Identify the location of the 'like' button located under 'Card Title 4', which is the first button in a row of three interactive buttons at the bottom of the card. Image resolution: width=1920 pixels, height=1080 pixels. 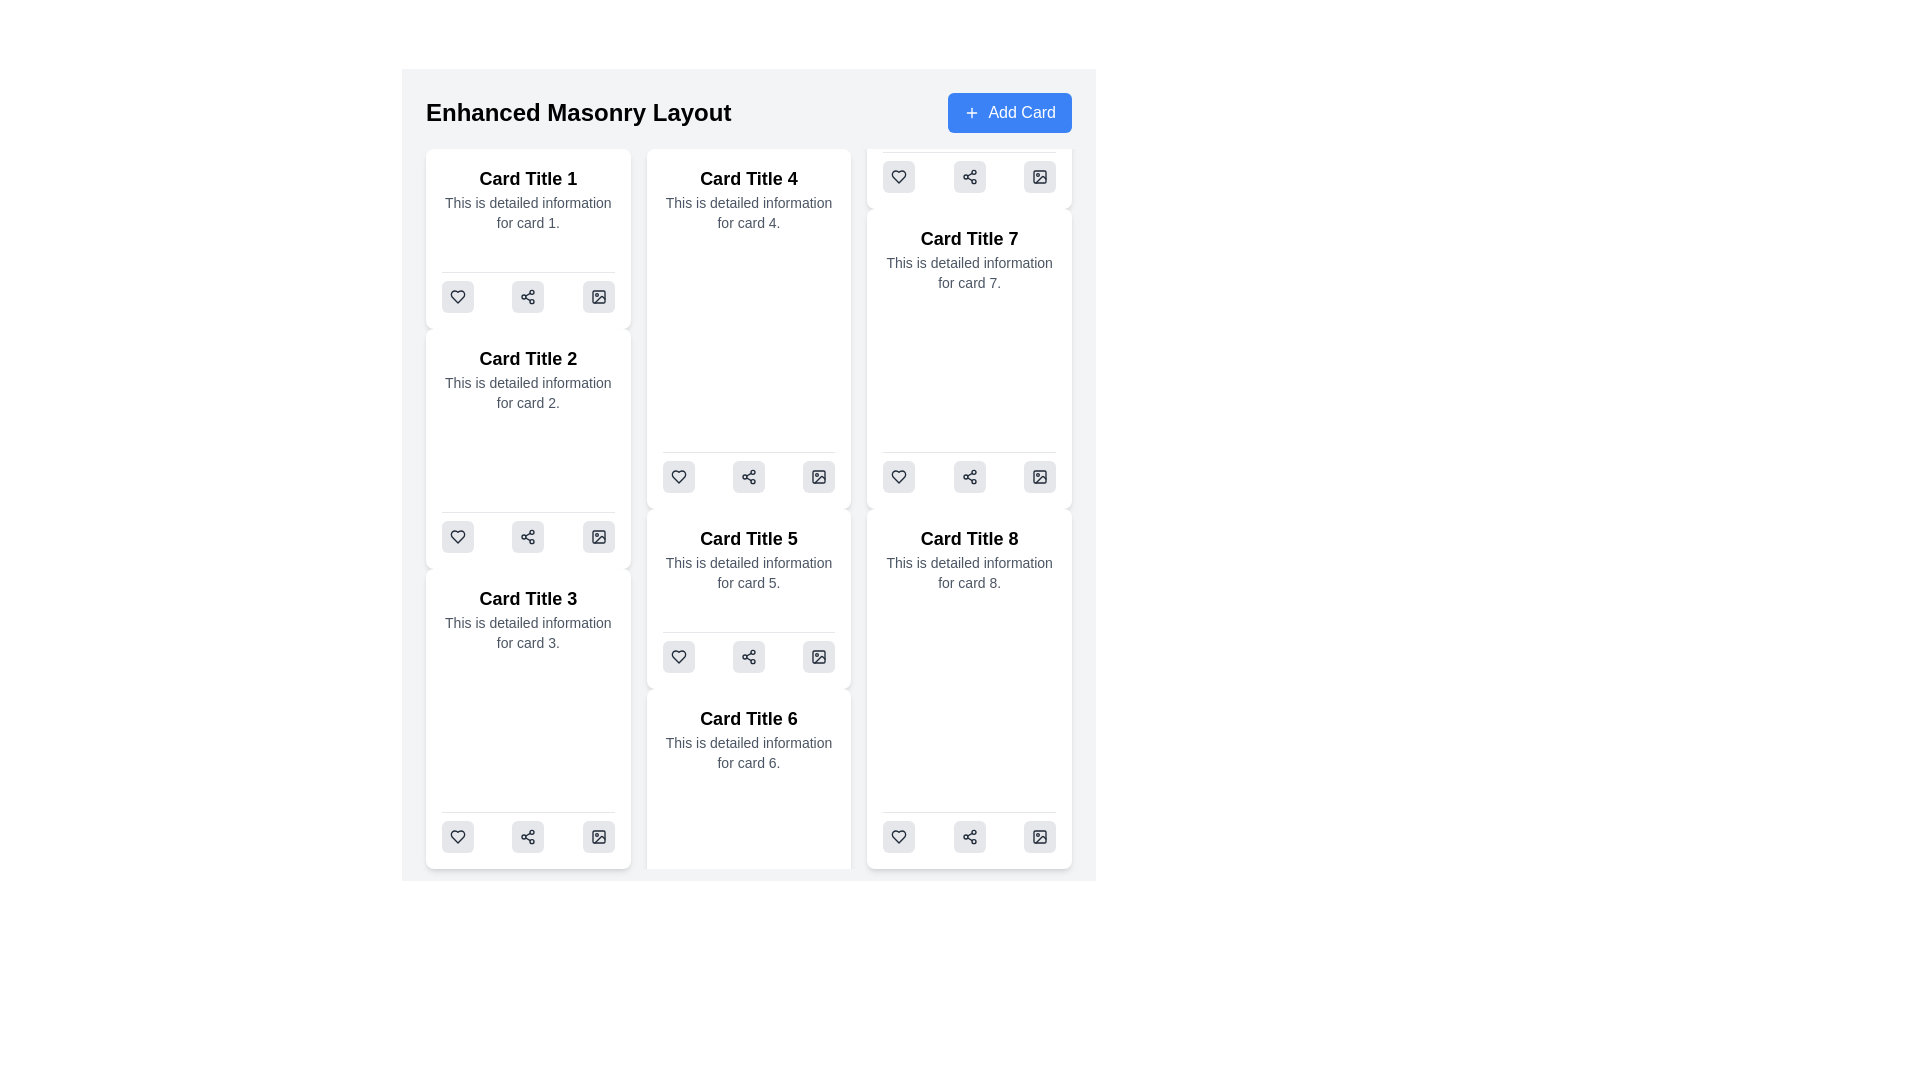
(678, 477).